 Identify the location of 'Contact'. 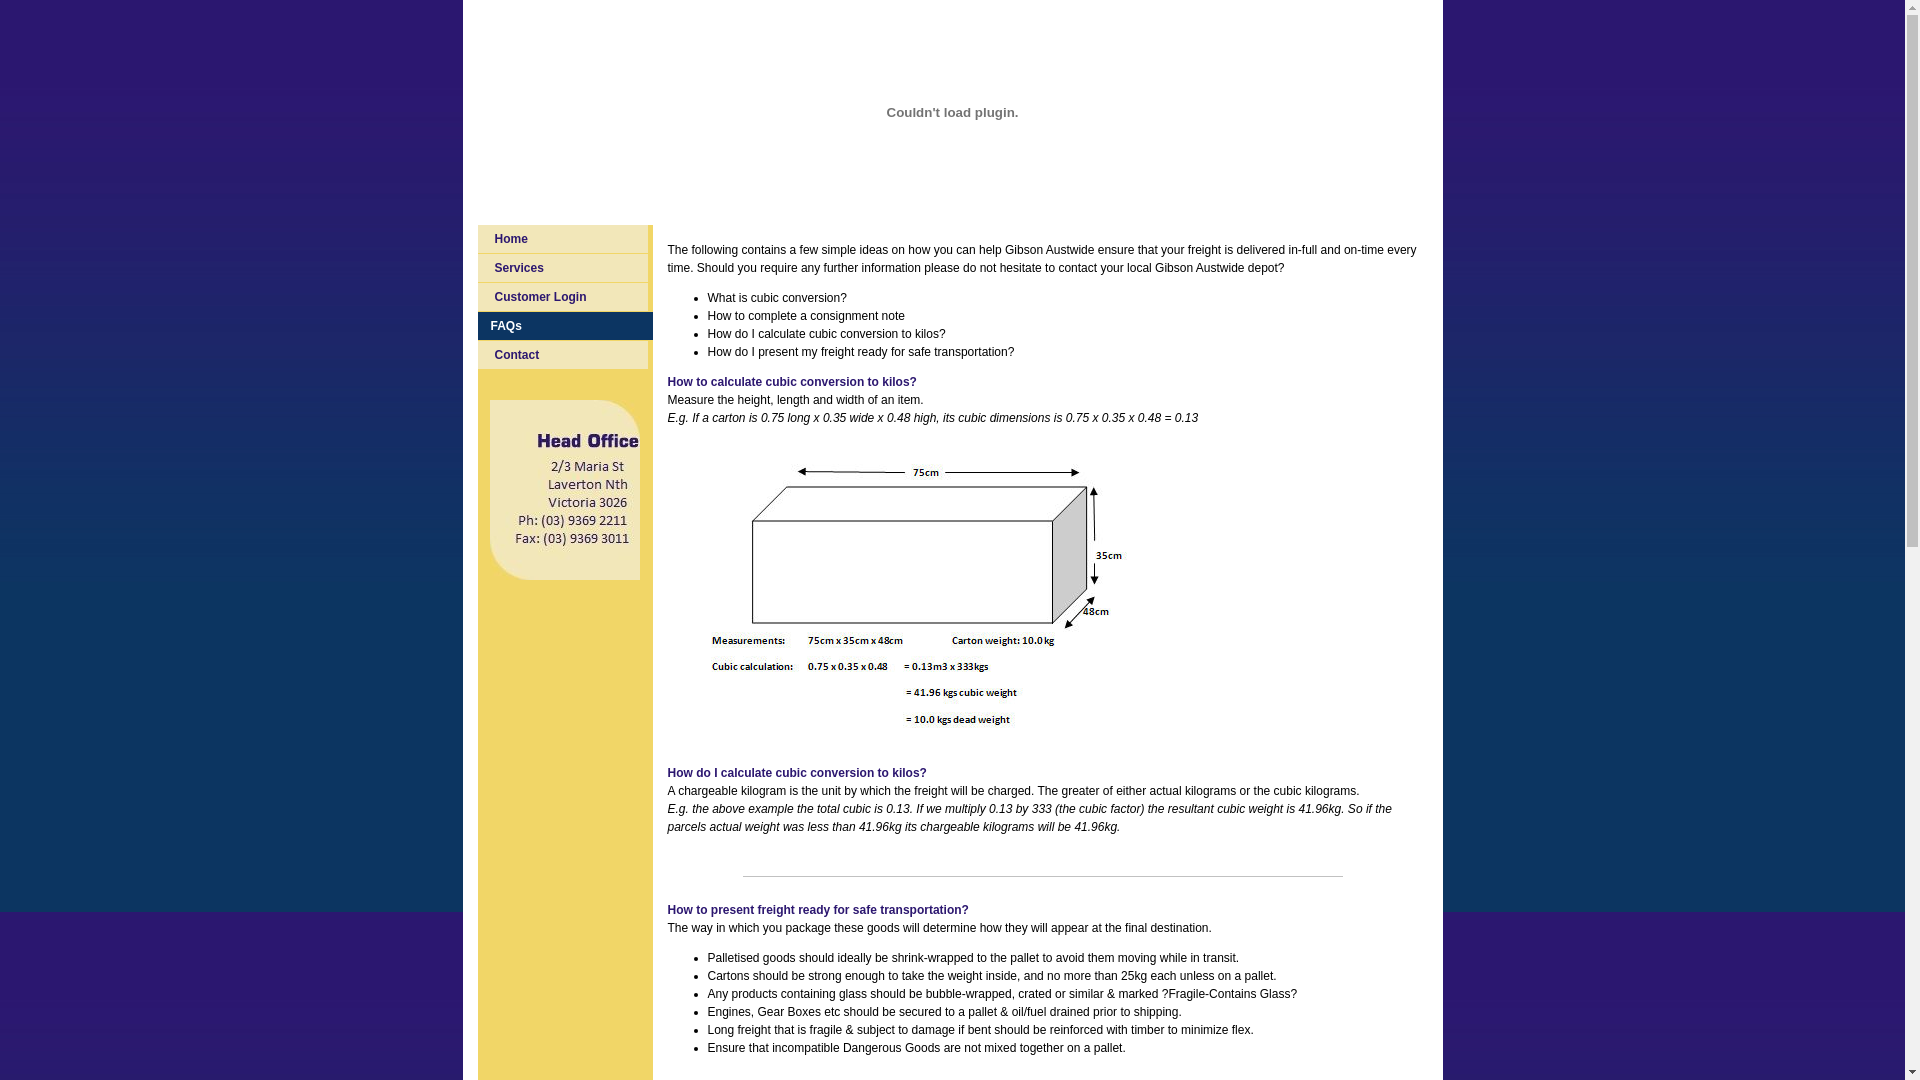
(477, 353).